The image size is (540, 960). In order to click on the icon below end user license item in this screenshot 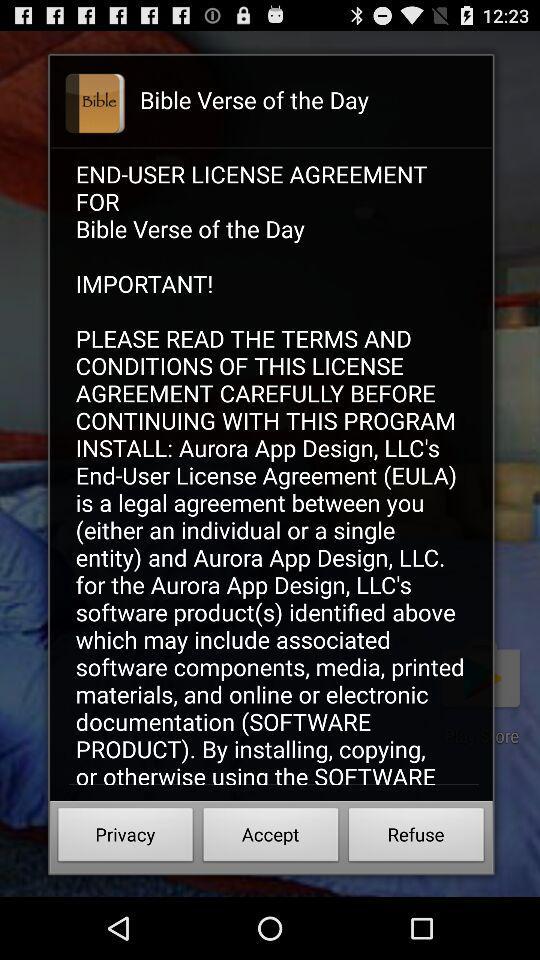, I will do `click(270, 837)`.